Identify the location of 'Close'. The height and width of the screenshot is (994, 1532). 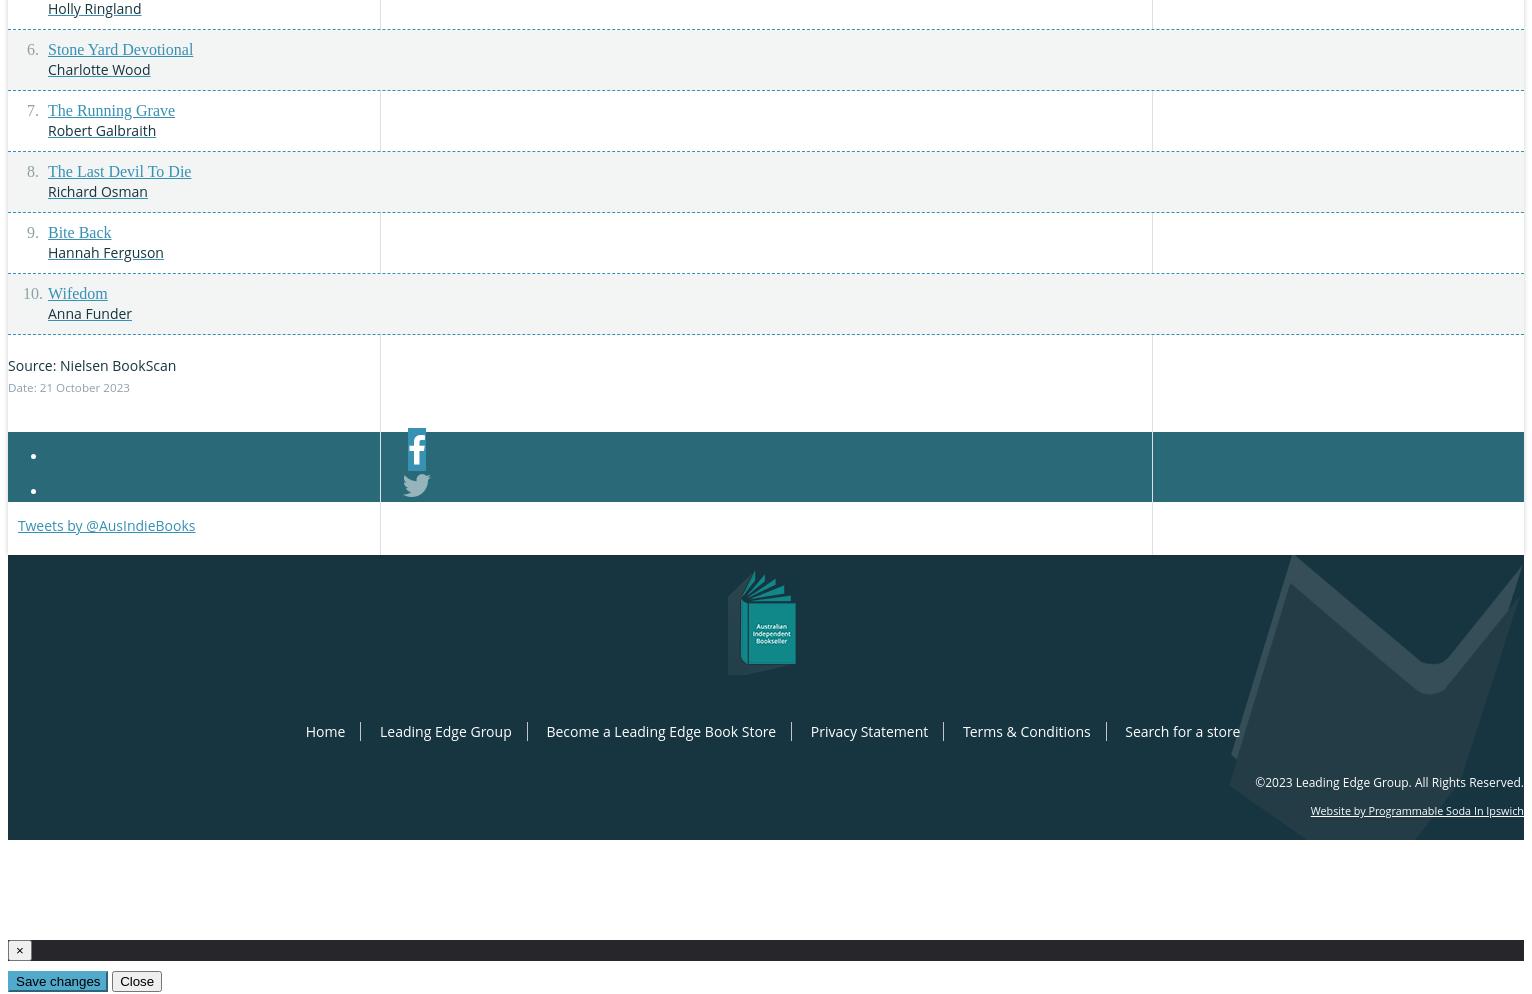
(135, 980).